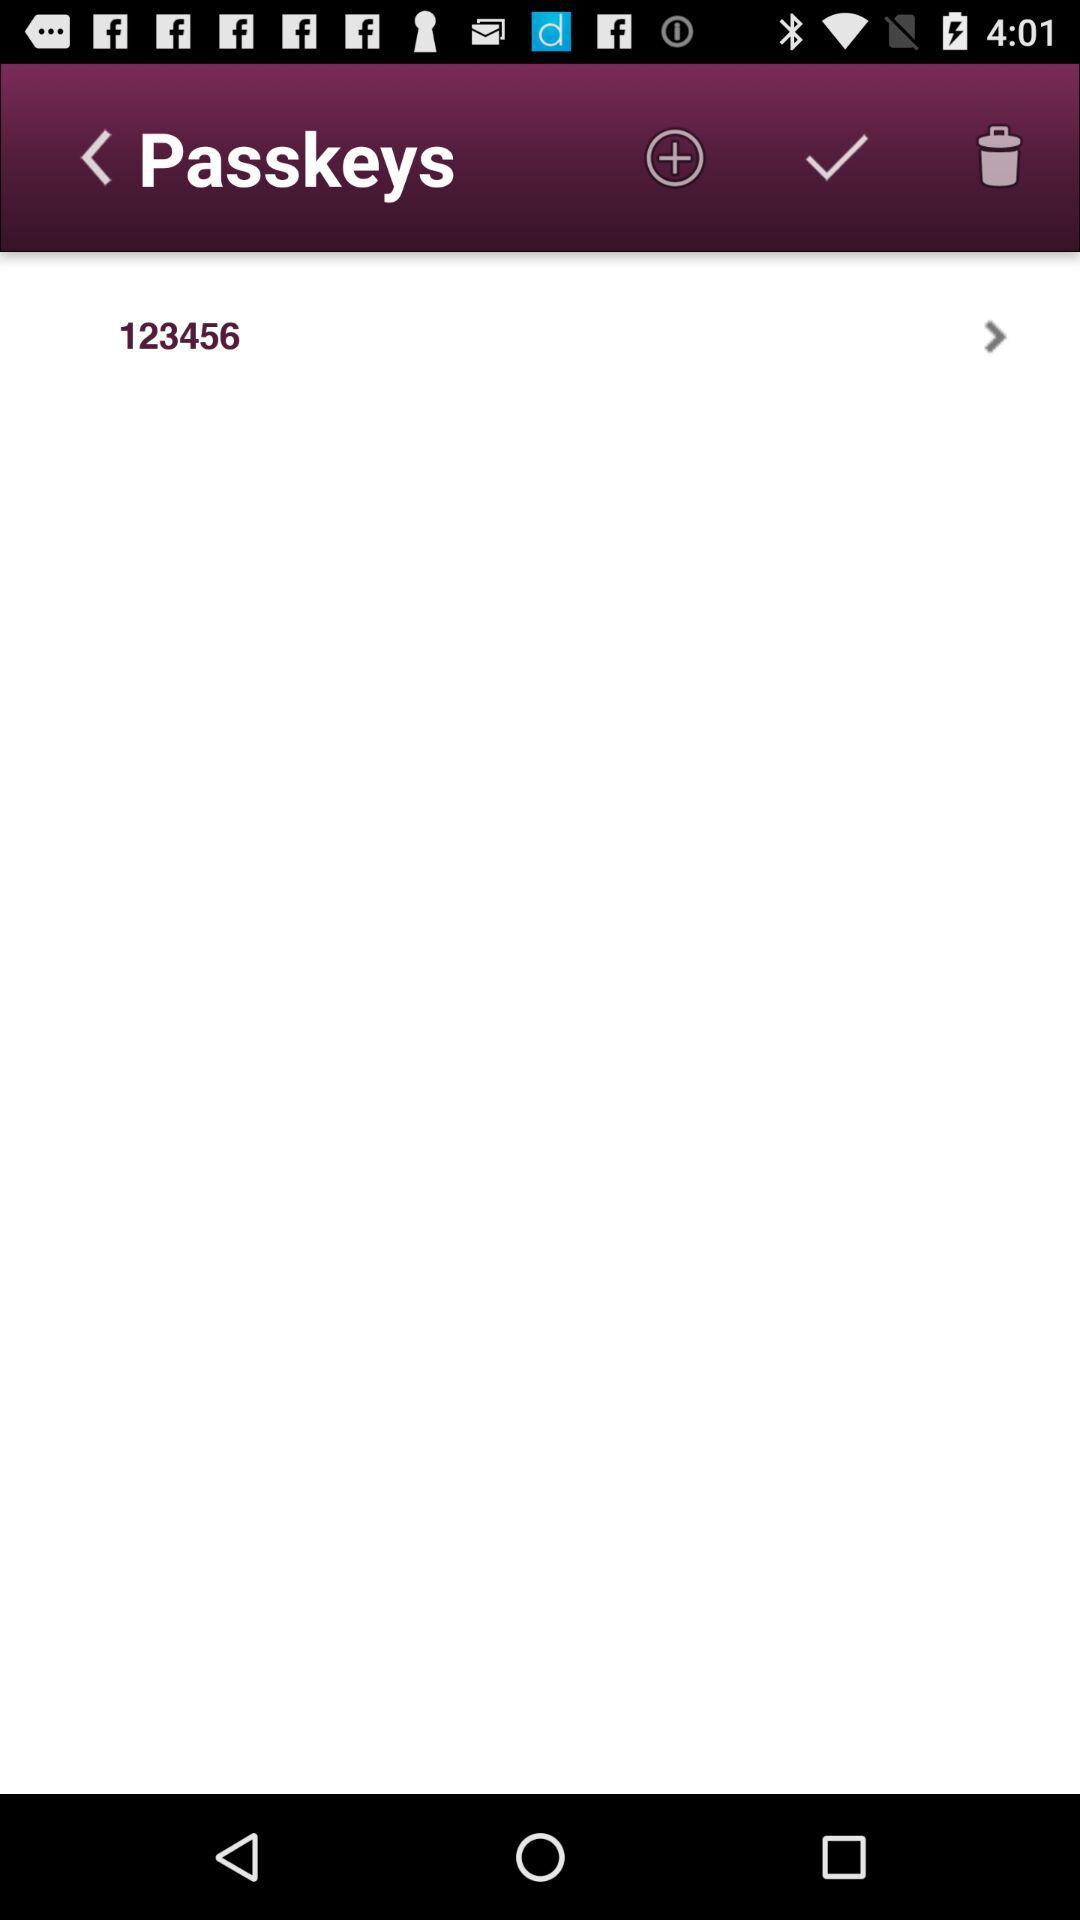 Image resolution: width=1080 pixels, height=1920 pixels. What do you see at coordinates (178, 336) in the screenshot?
I see `the 123456 item` at bounding box center [178, 336].